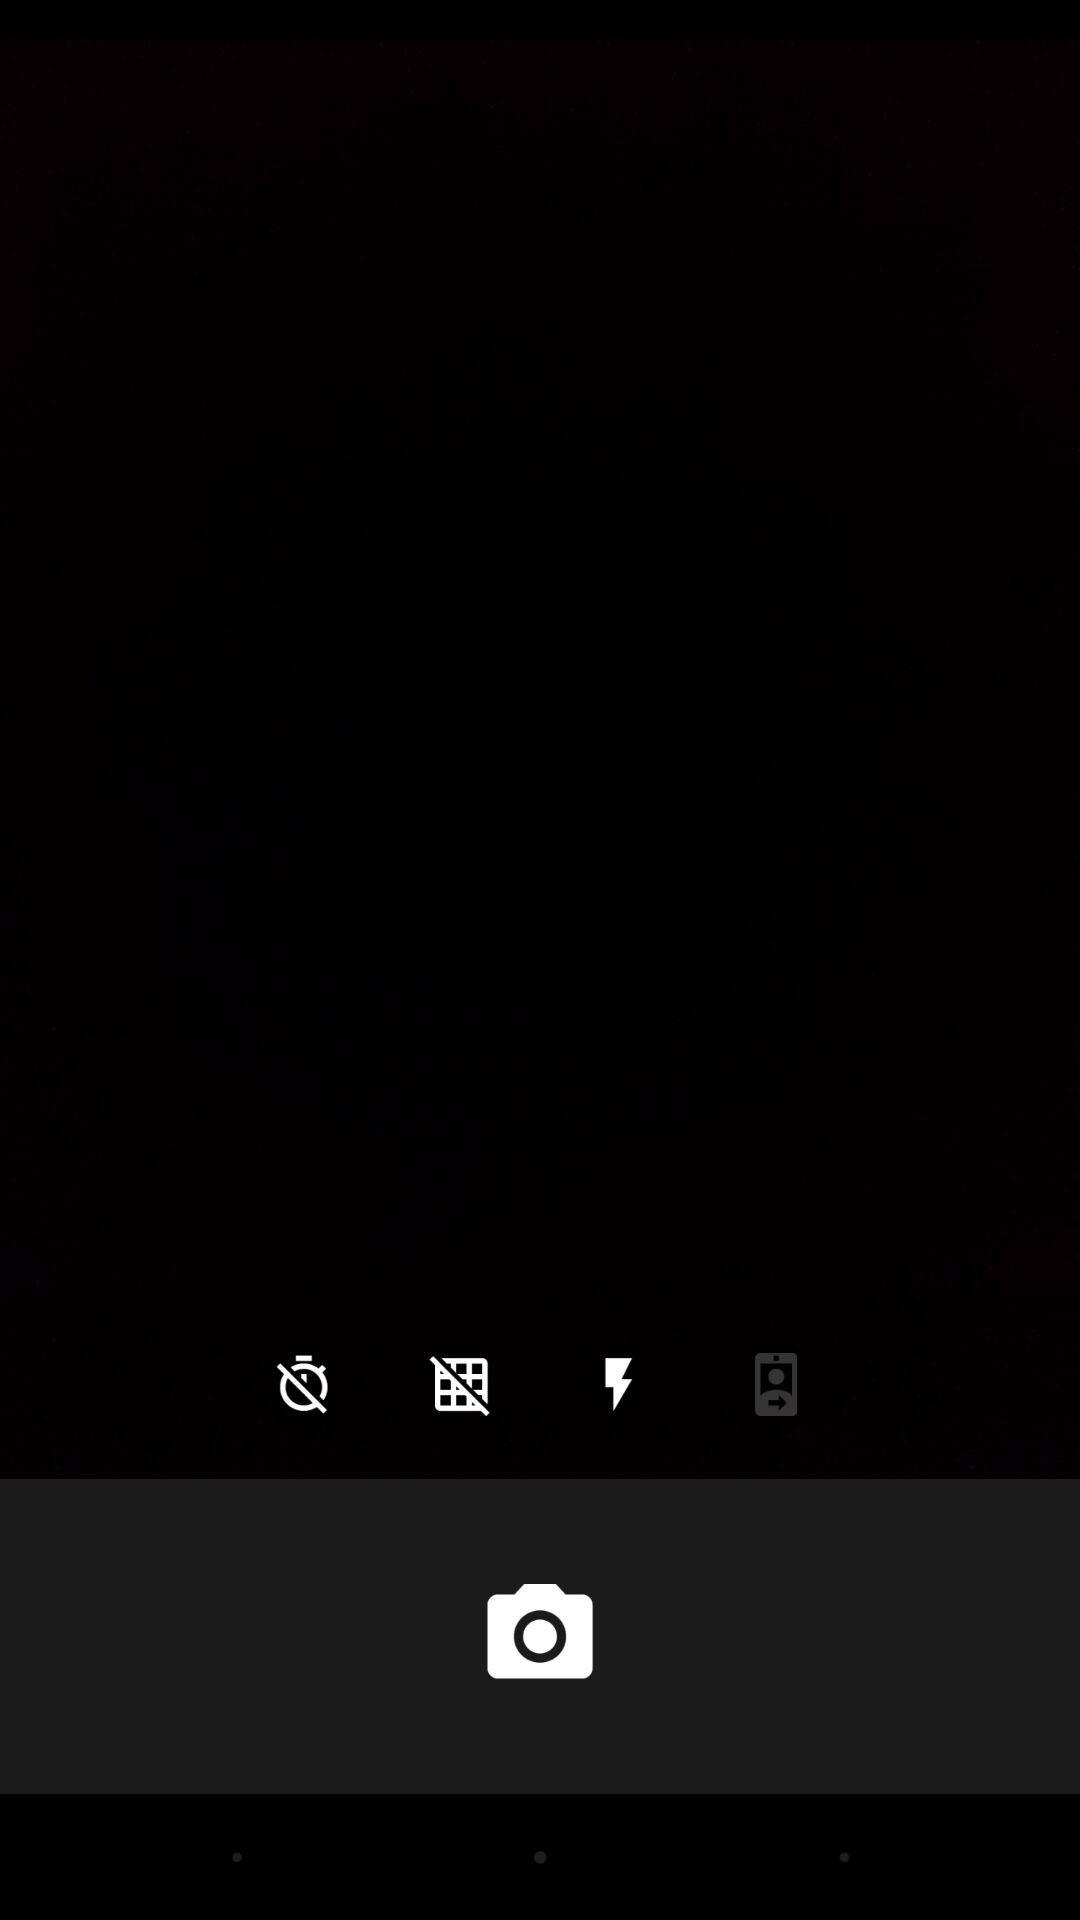 Image resolution: width=1080 pixels, height=1920 pixels. Describe the element at coordinates (617, 1383) in the screenshot. I see `the flash icon` at that location.